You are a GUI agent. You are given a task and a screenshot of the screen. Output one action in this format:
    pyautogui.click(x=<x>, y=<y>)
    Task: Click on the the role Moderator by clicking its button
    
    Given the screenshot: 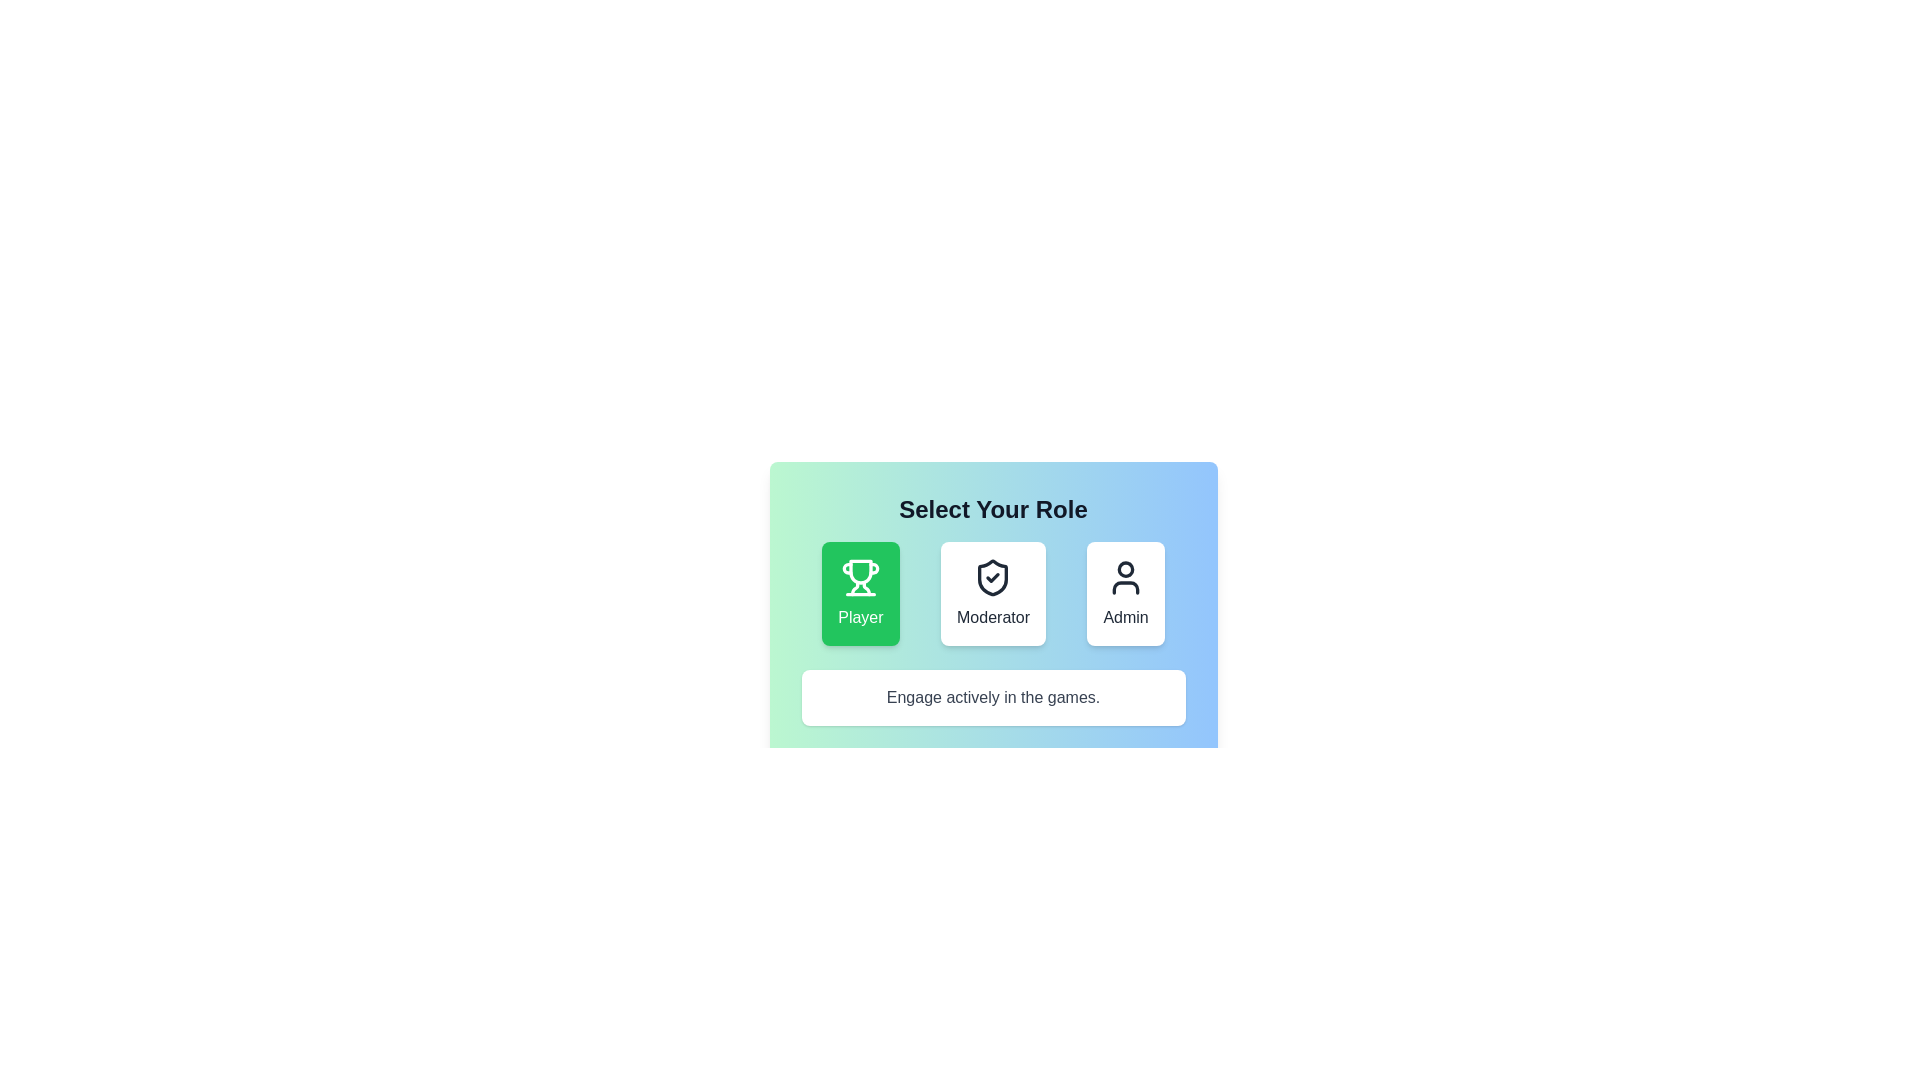 What is the action you would take?
    pyautogui.click(x=993, y=593)
    